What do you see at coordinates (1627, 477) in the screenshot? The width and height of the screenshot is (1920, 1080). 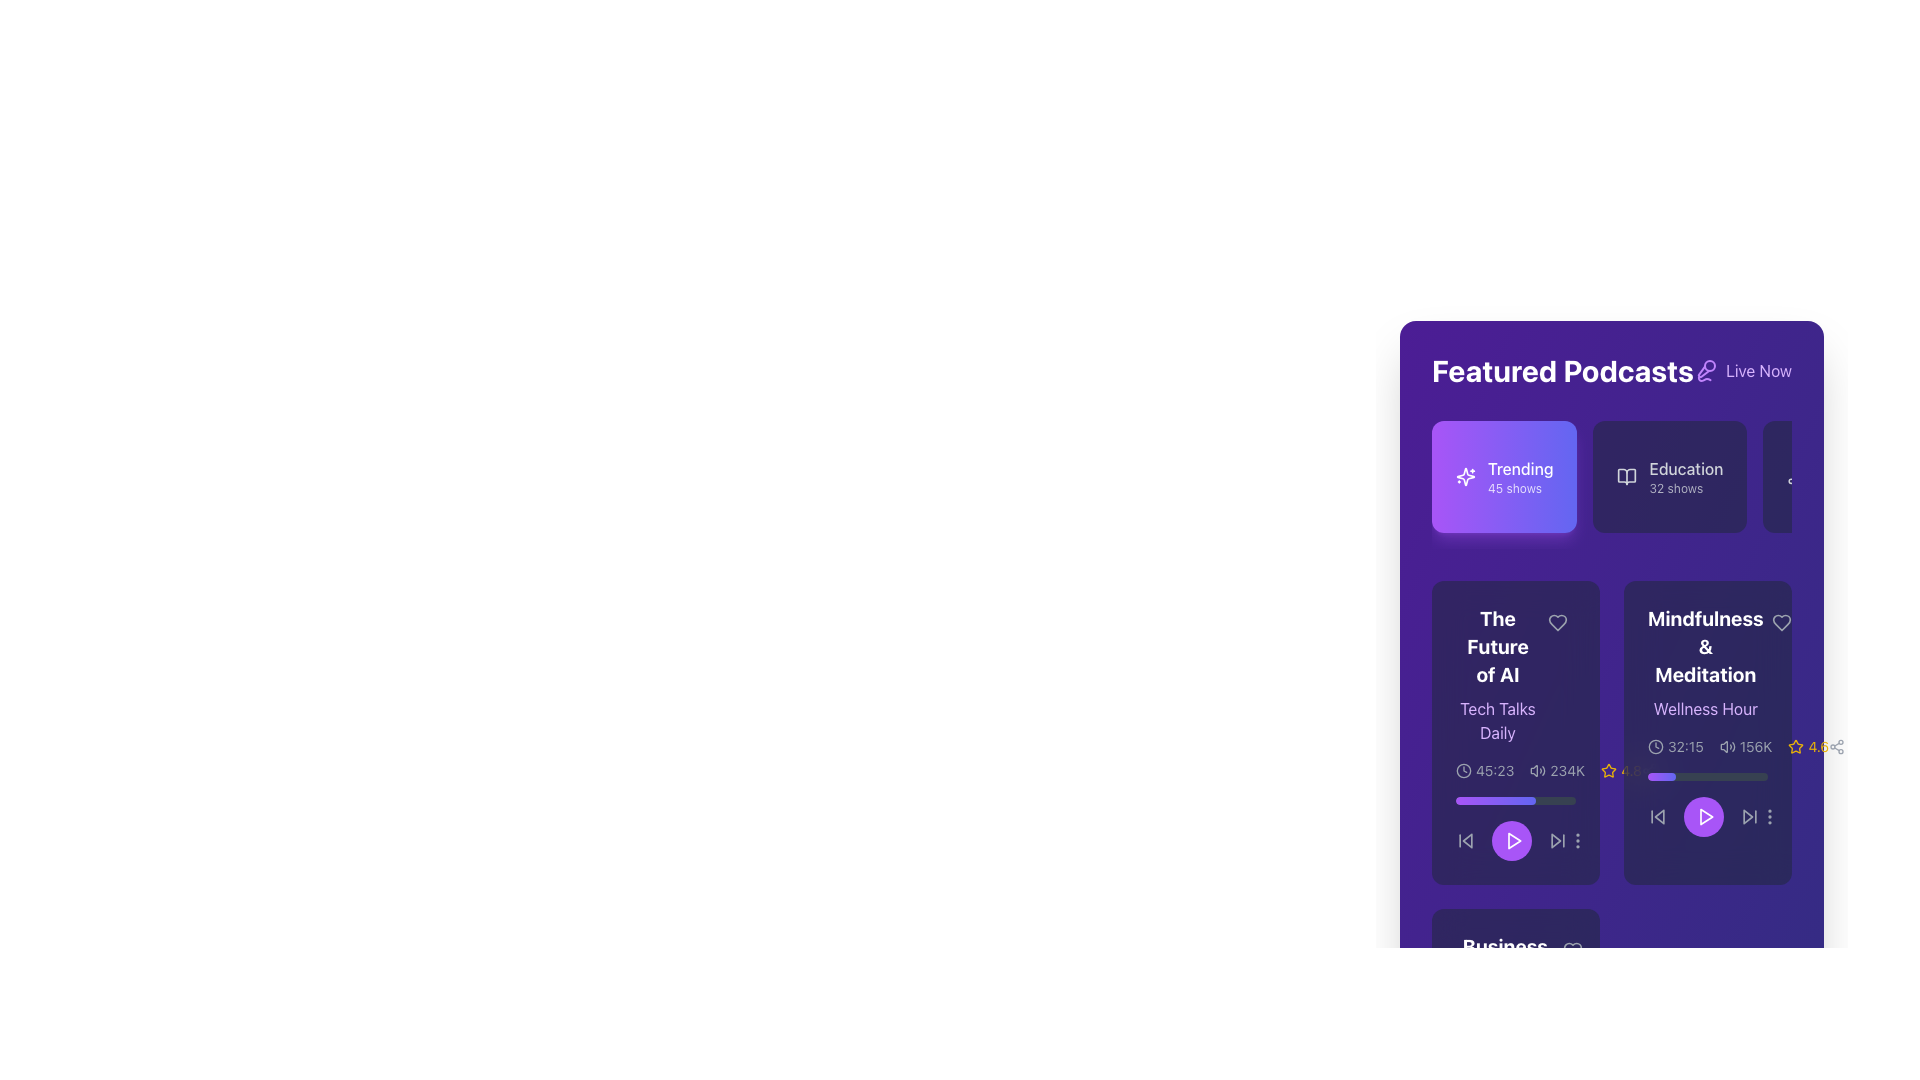 I see `the educational icon in the 'Education' card located in the 'Featured Podcasts' section, which is positioned slightly right of the card's middle-left boundary` at bounding box center [1627, 477].